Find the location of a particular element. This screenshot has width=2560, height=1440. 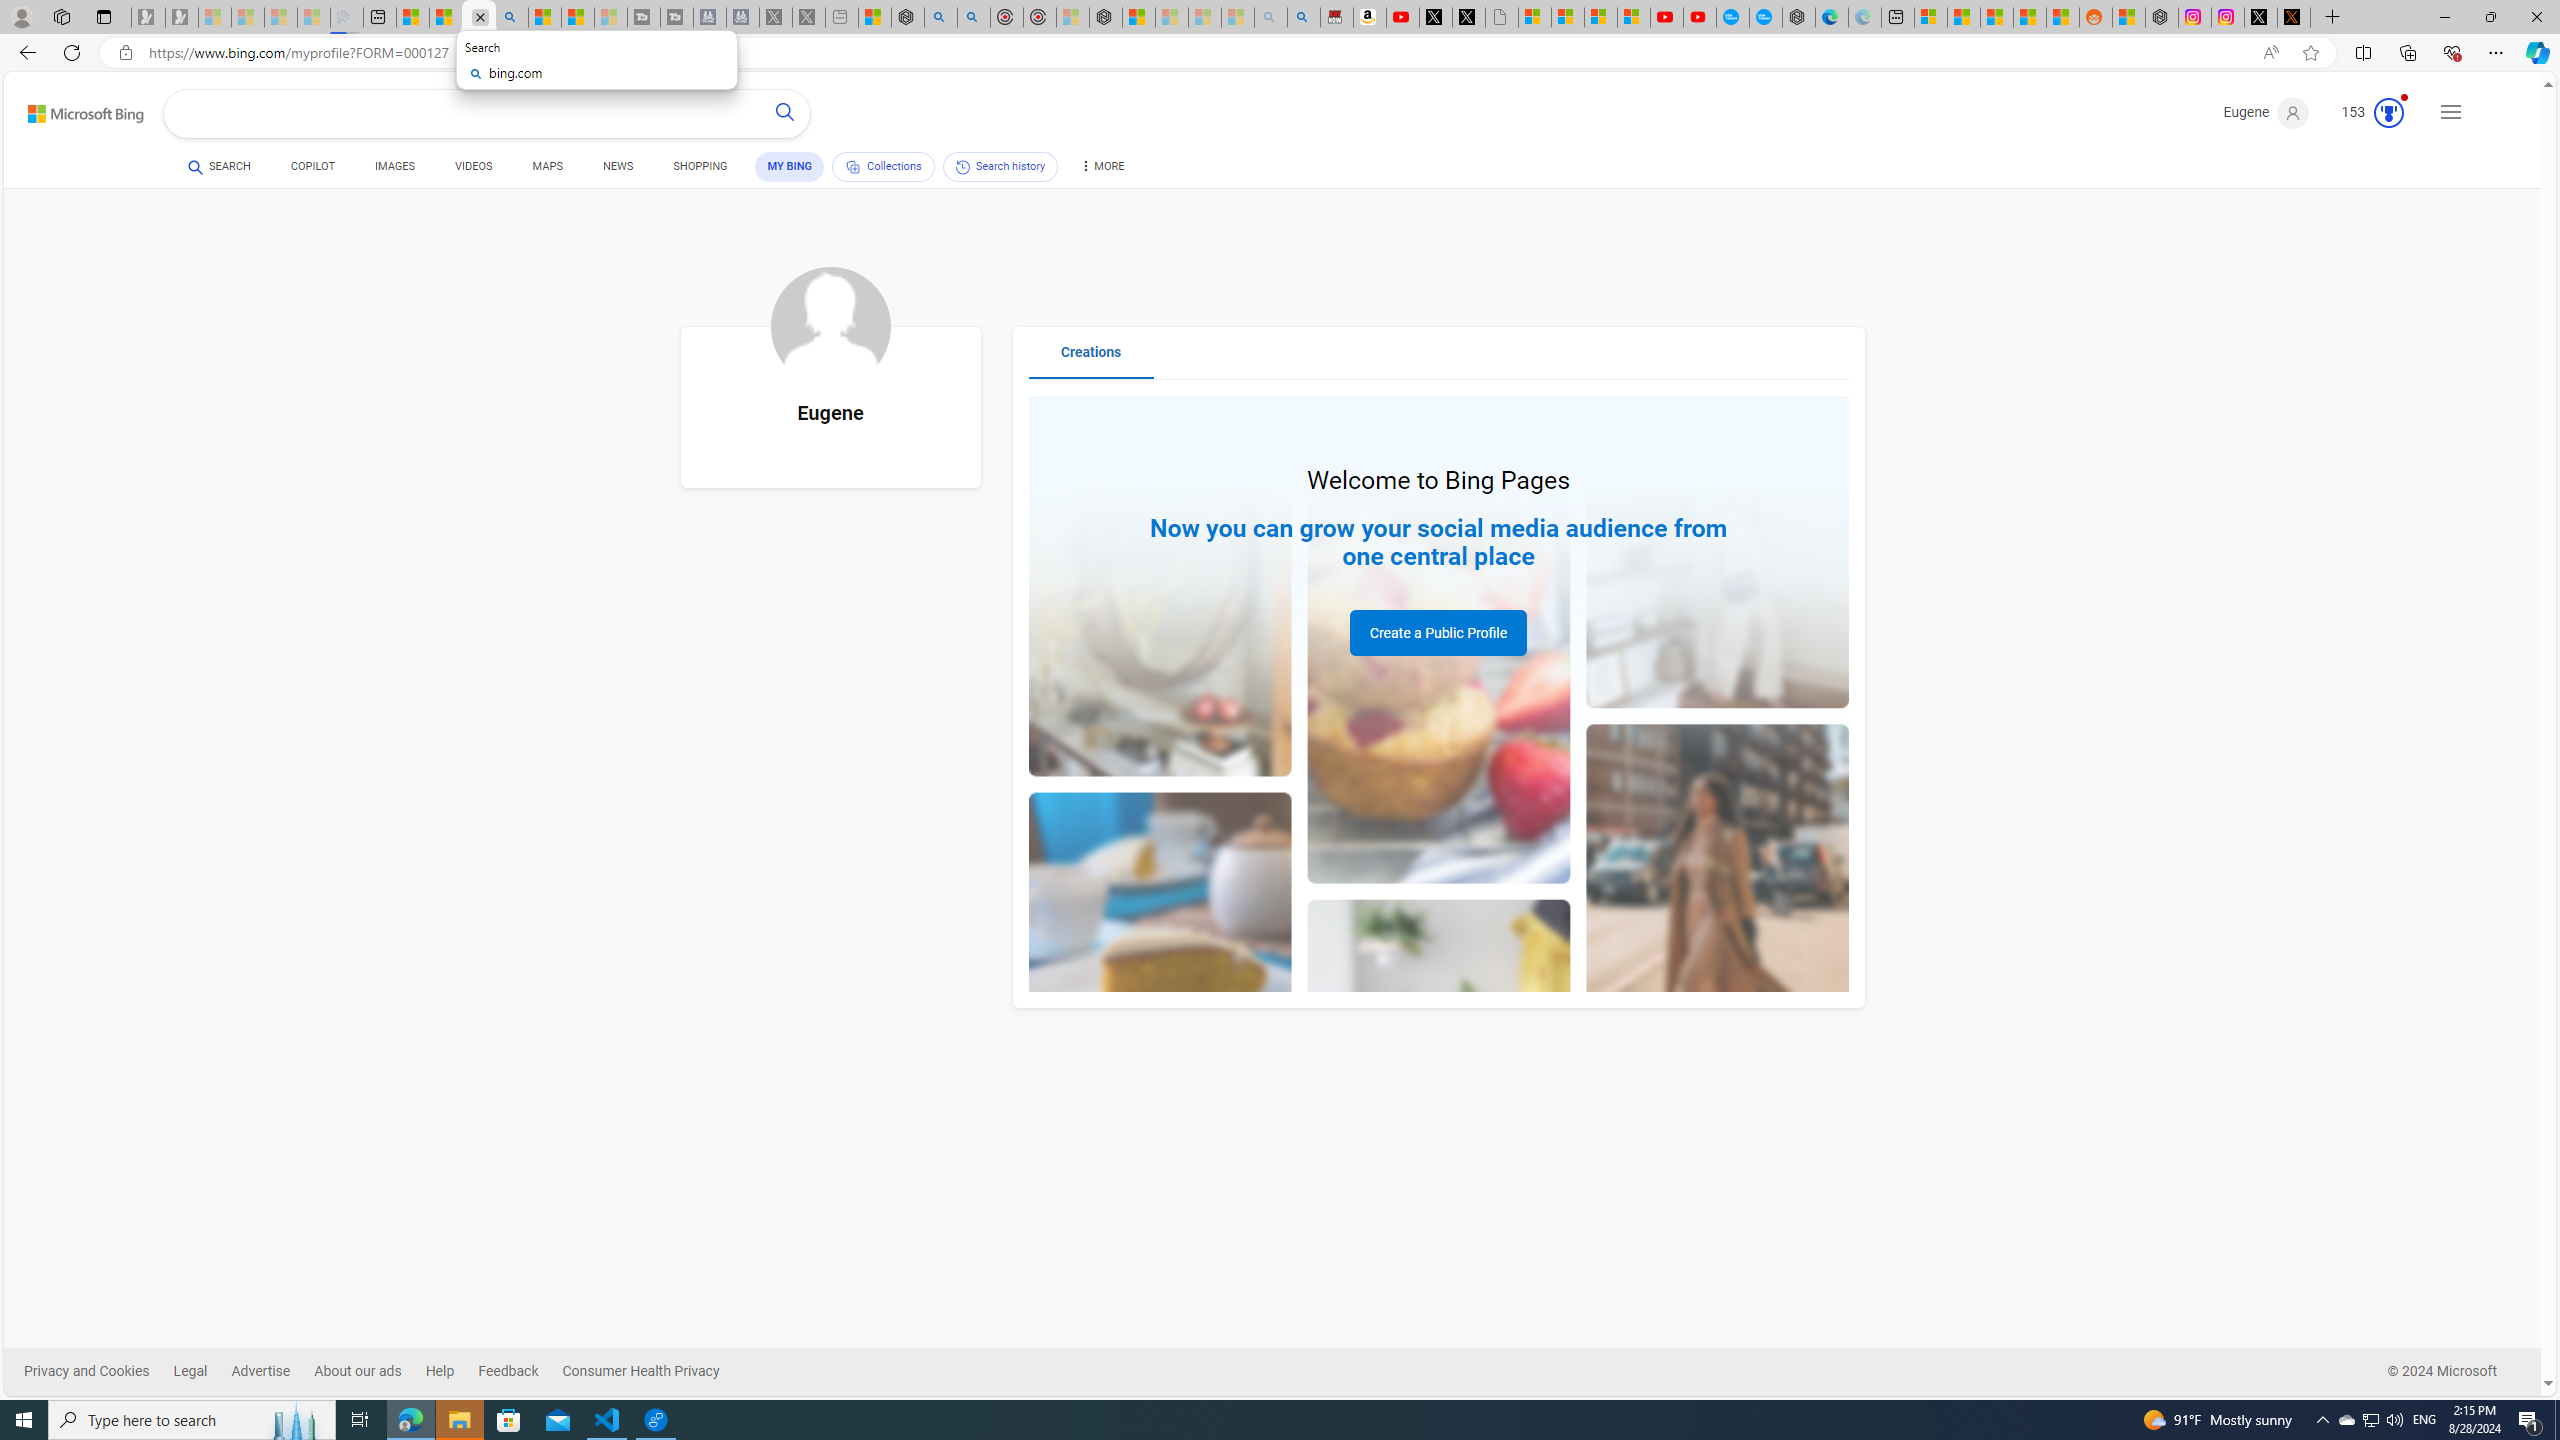

'About our ads' is located at coordinates (368, 1371).